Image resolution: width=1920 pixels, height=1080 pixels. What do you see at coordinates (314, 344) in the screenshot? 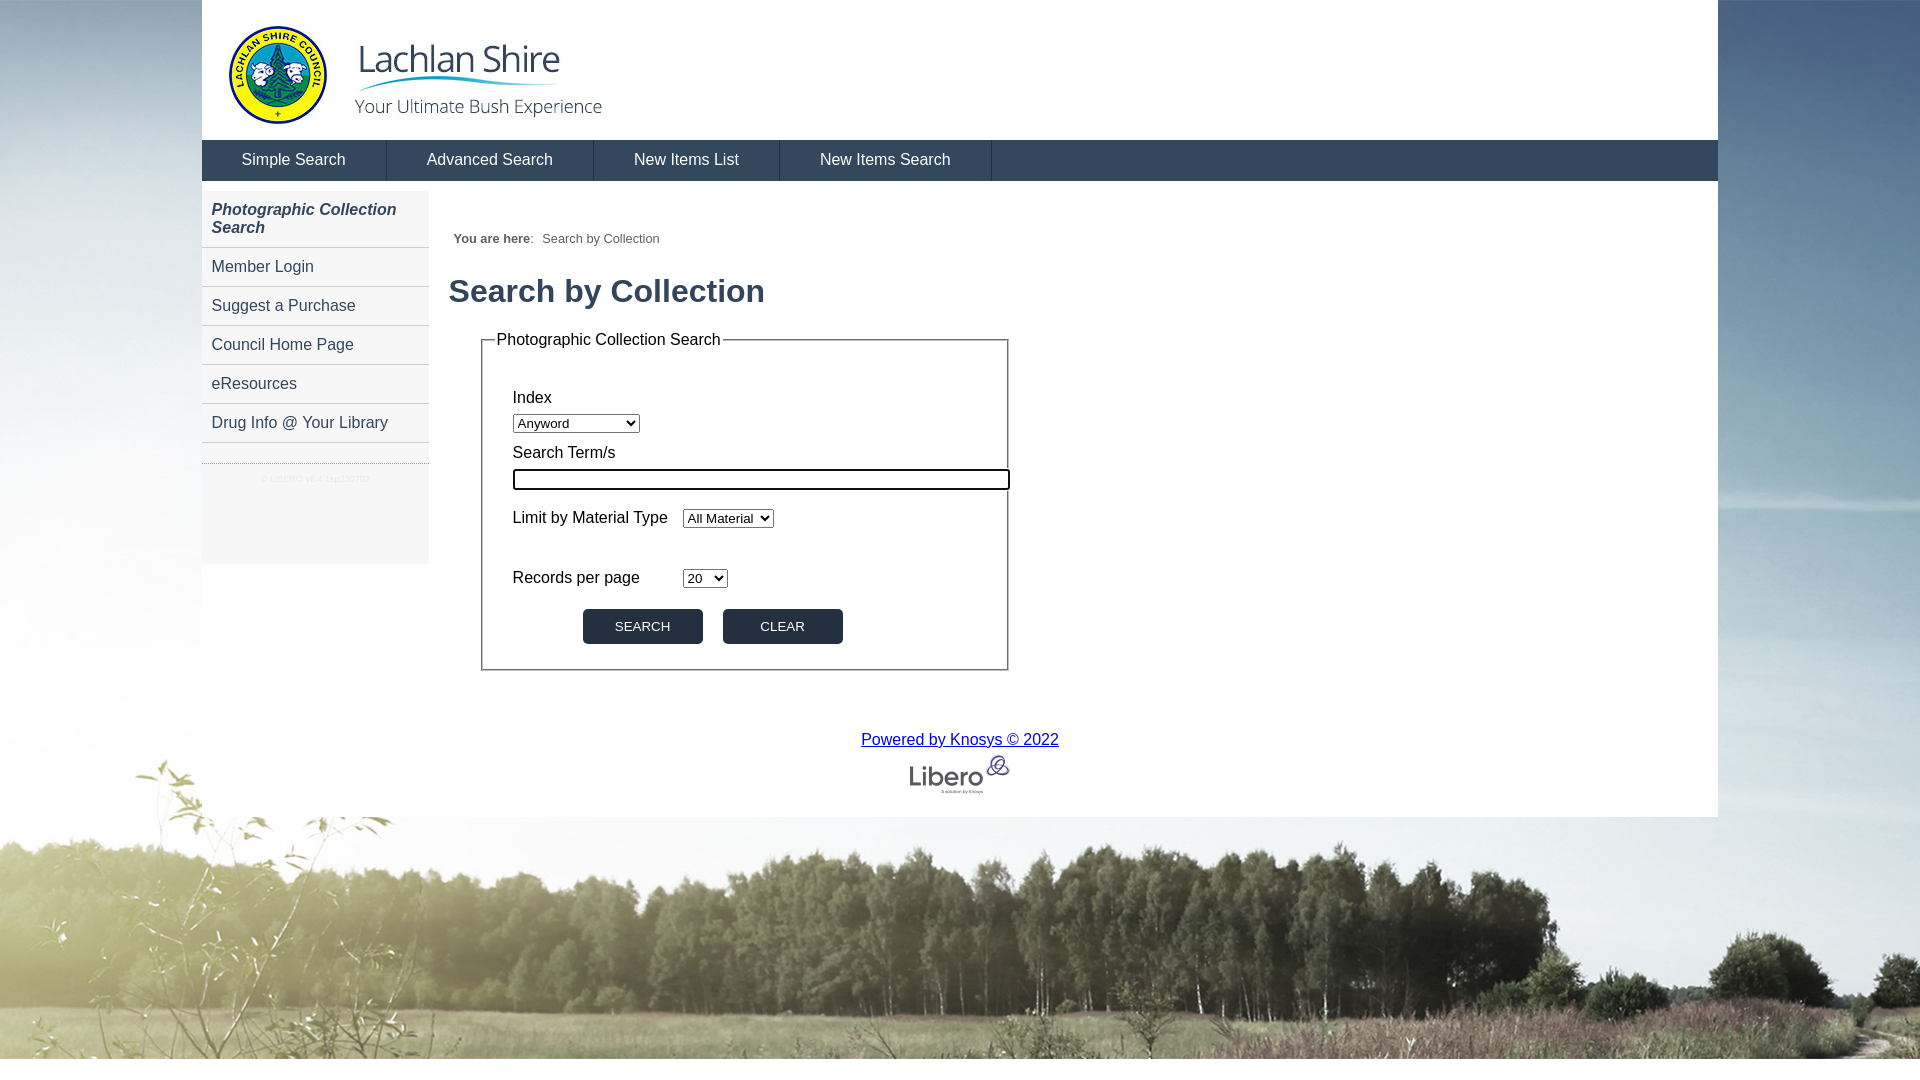
I see `'Council Home Page'` at bounding box center [314, 344].